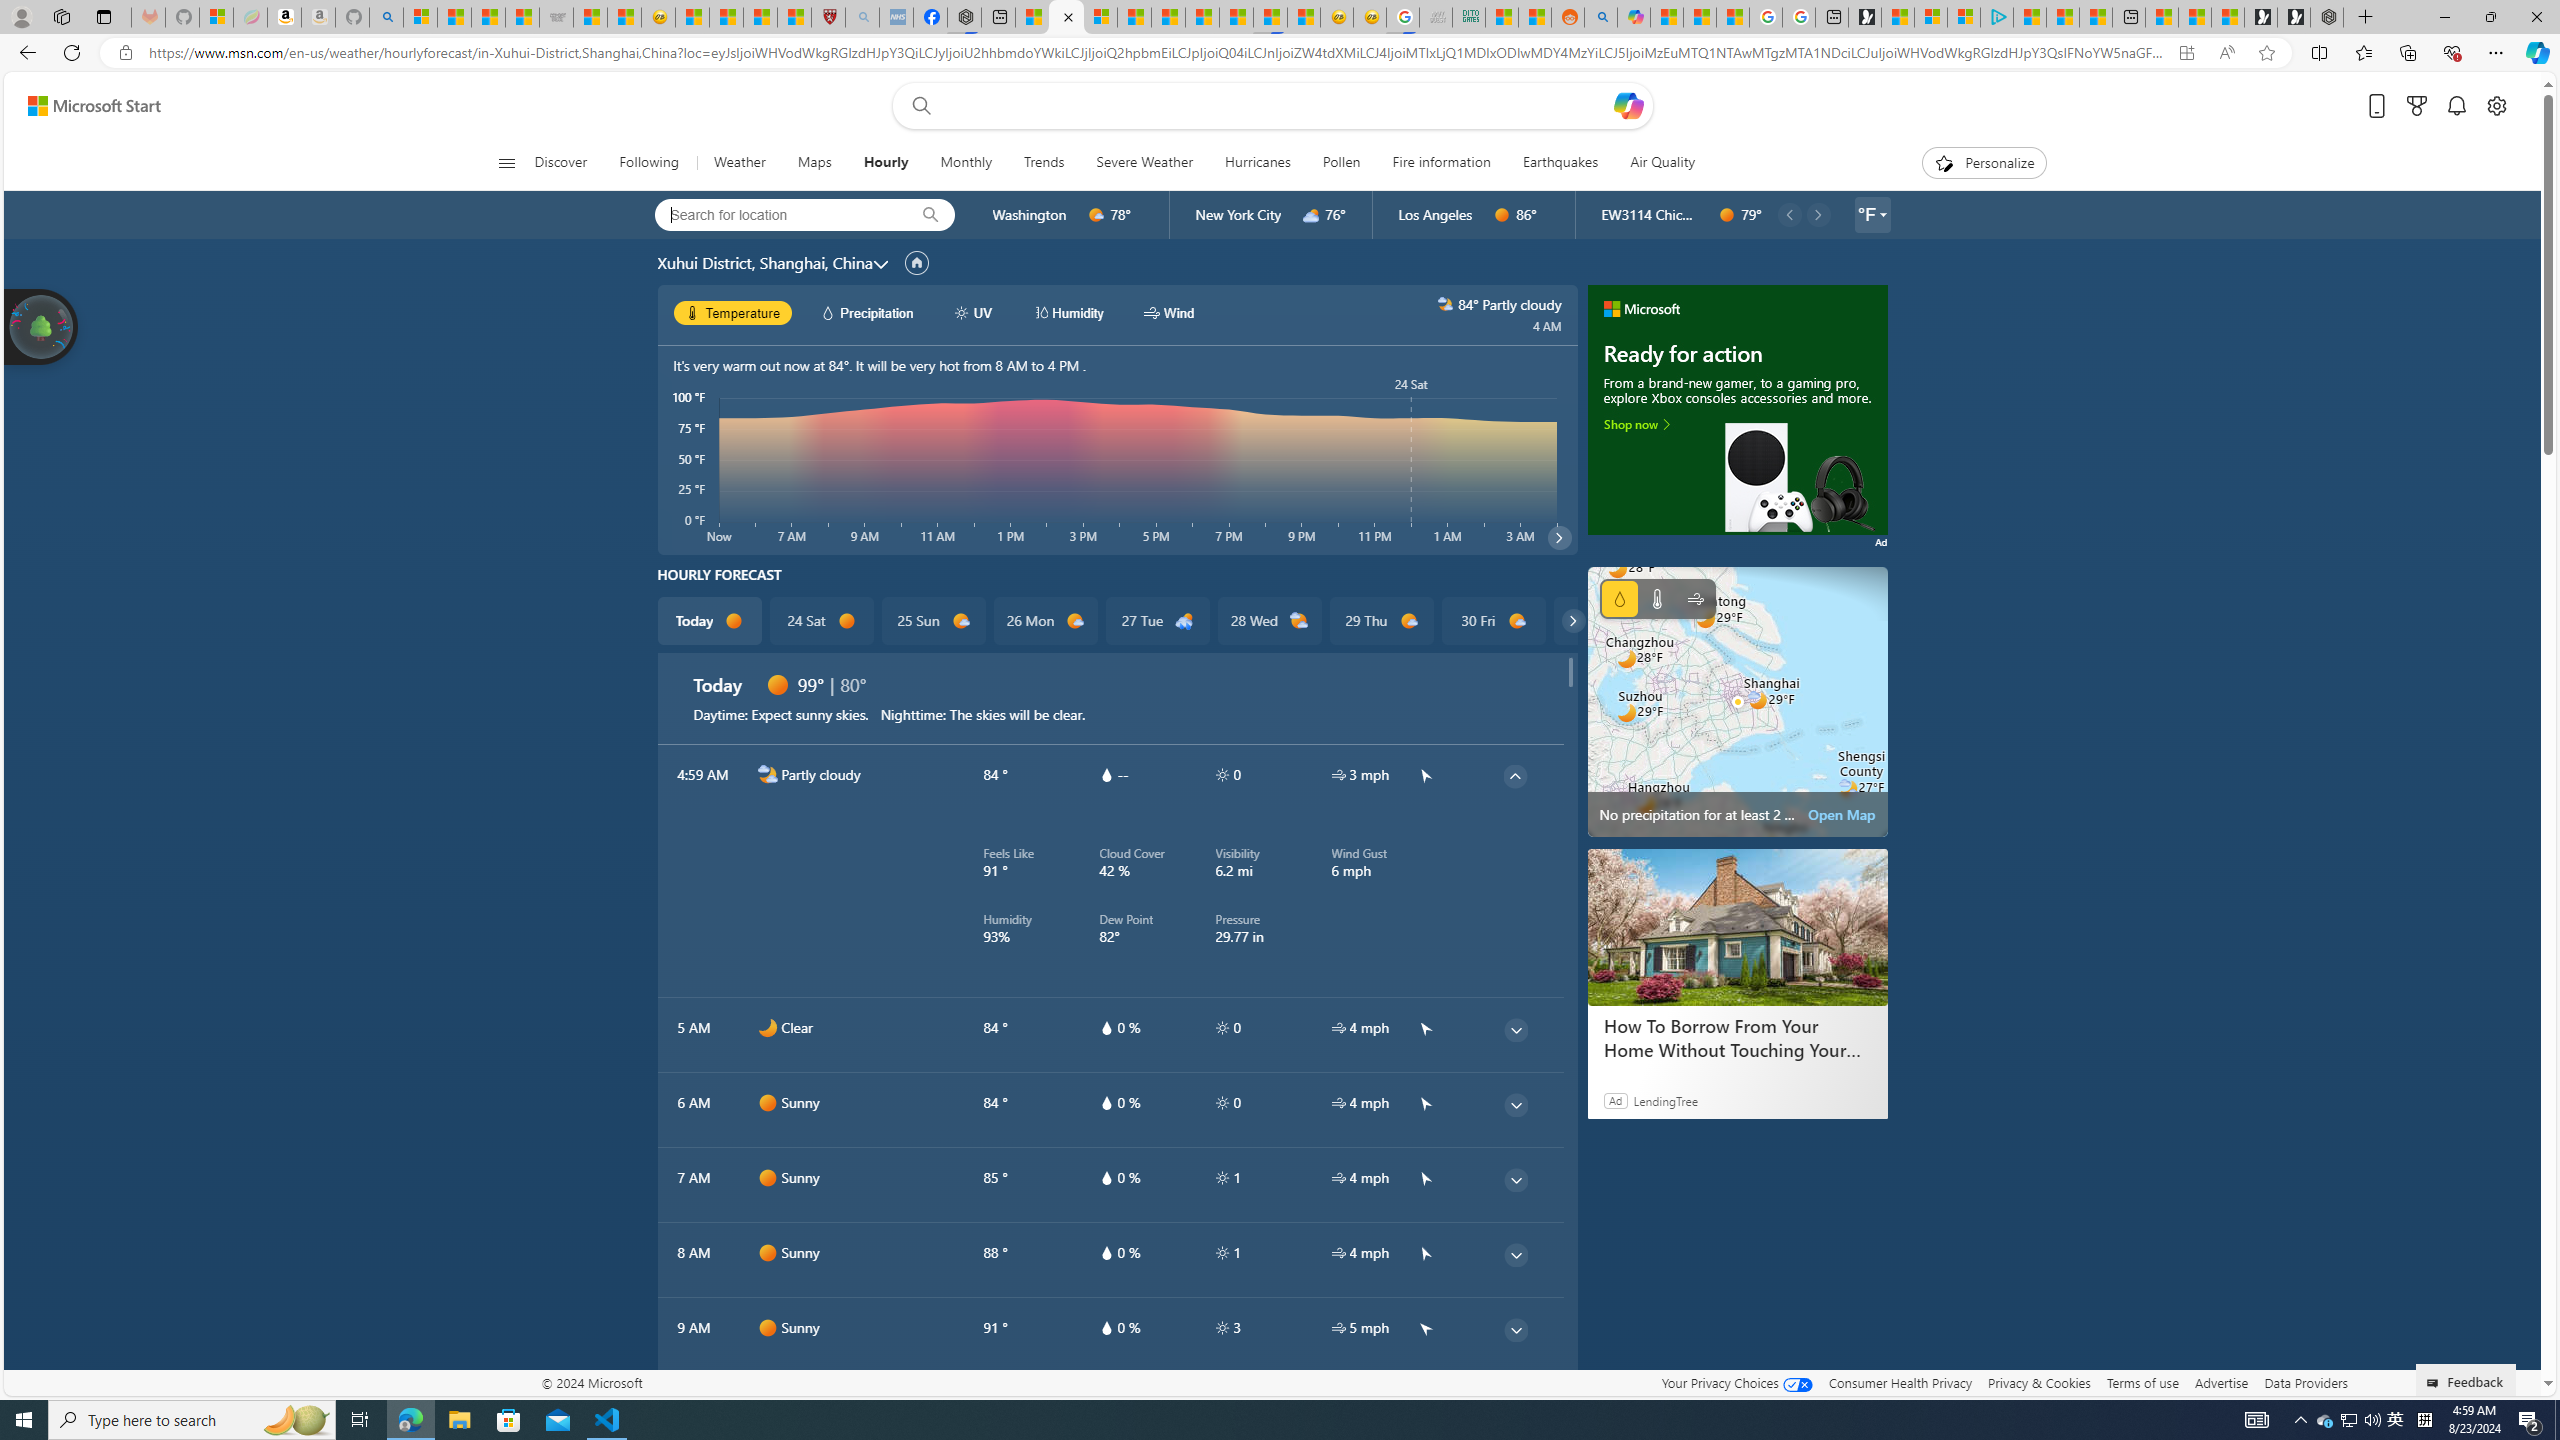  I want to click on 'Hurricanes', so click(1257, 162).